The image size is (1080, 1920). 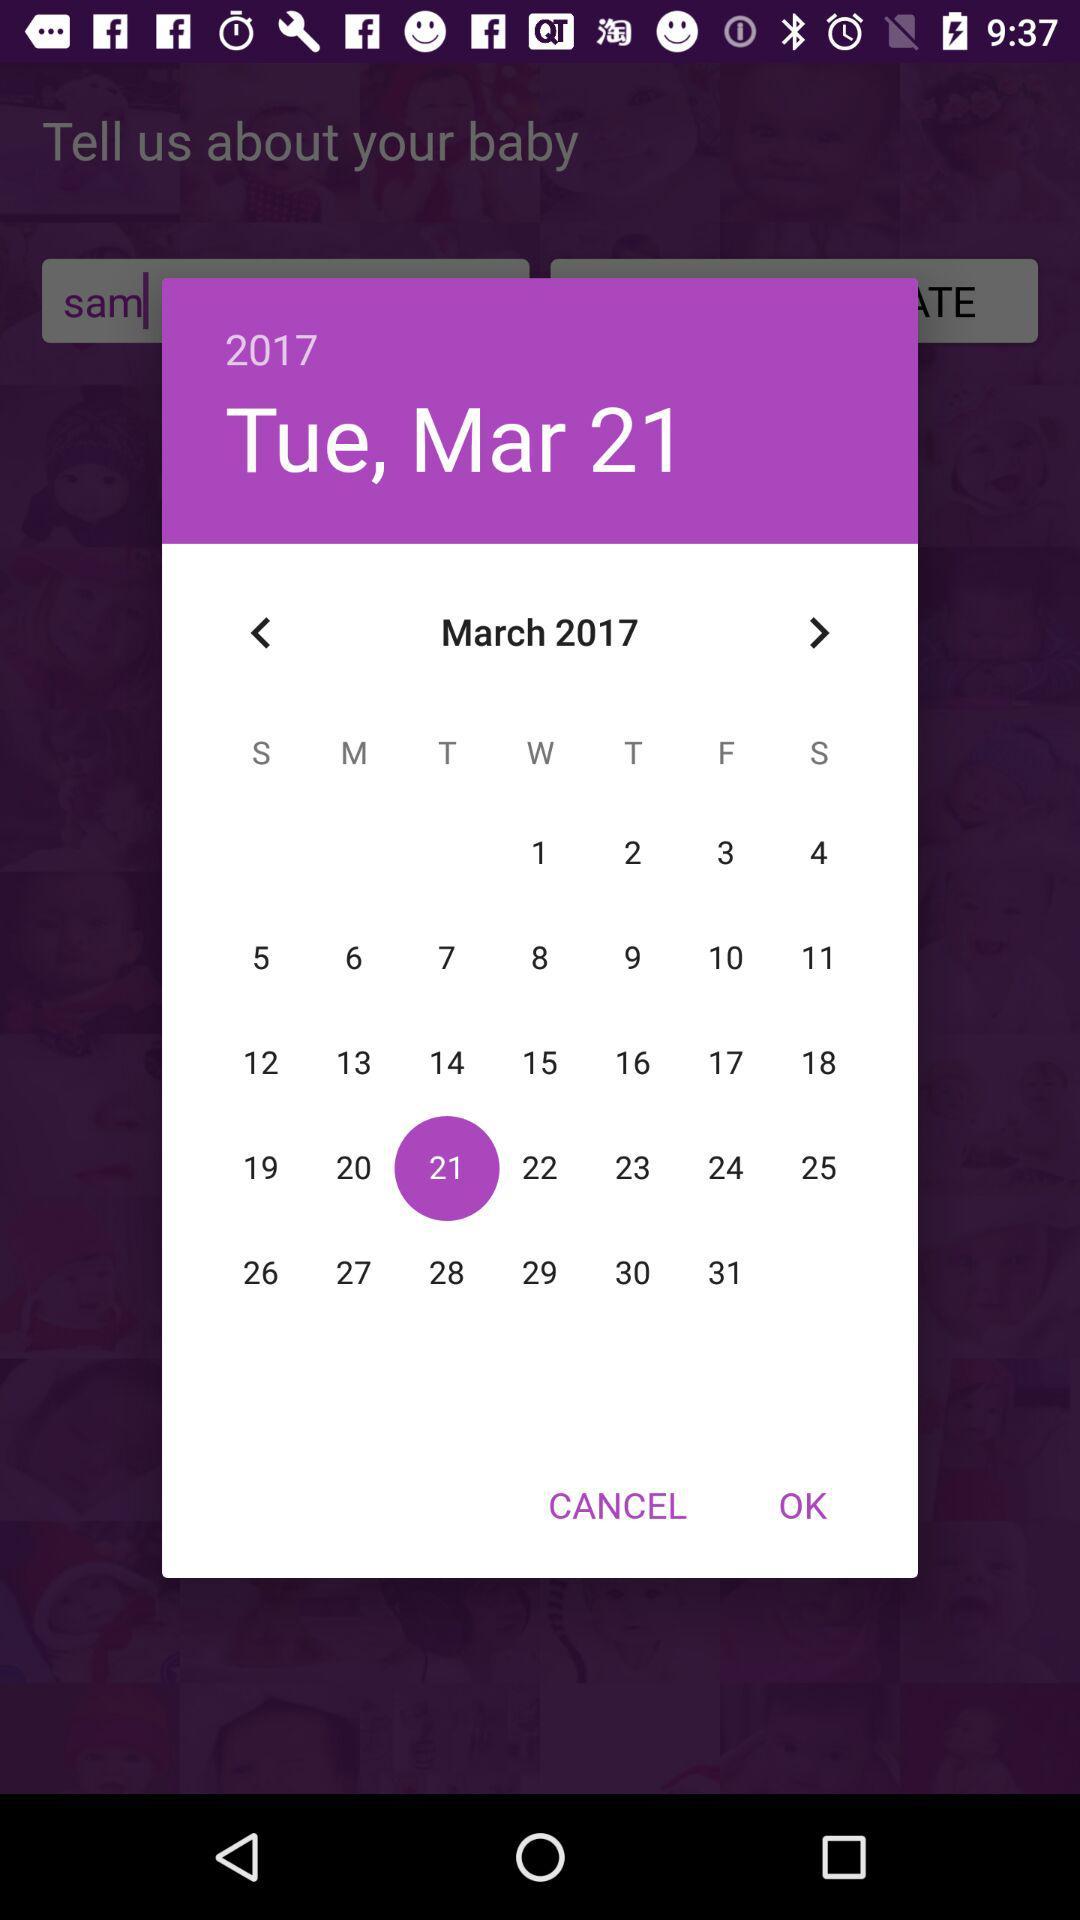 I want to click on the item to the left of the ok item, so click(x=616, y=1504).